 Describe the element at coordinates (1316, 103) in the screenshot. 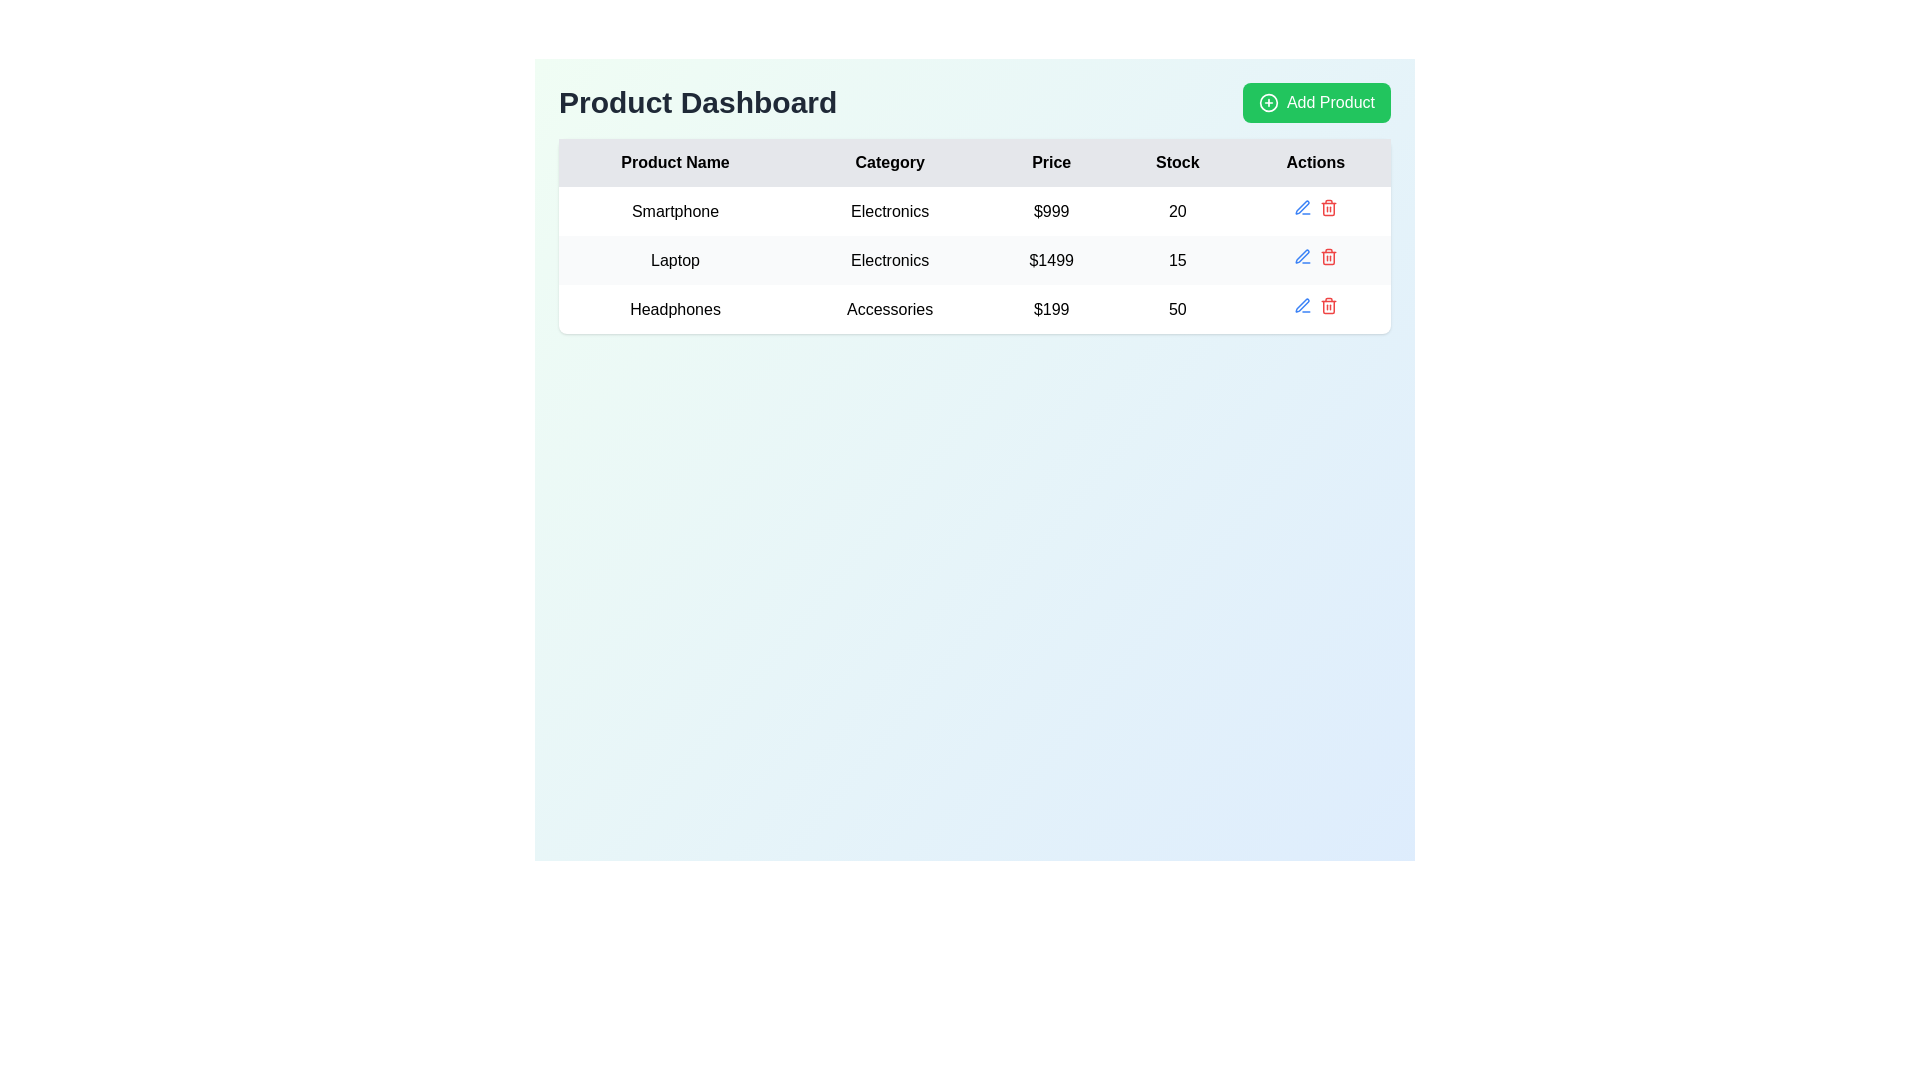

I see `the button` at that location.